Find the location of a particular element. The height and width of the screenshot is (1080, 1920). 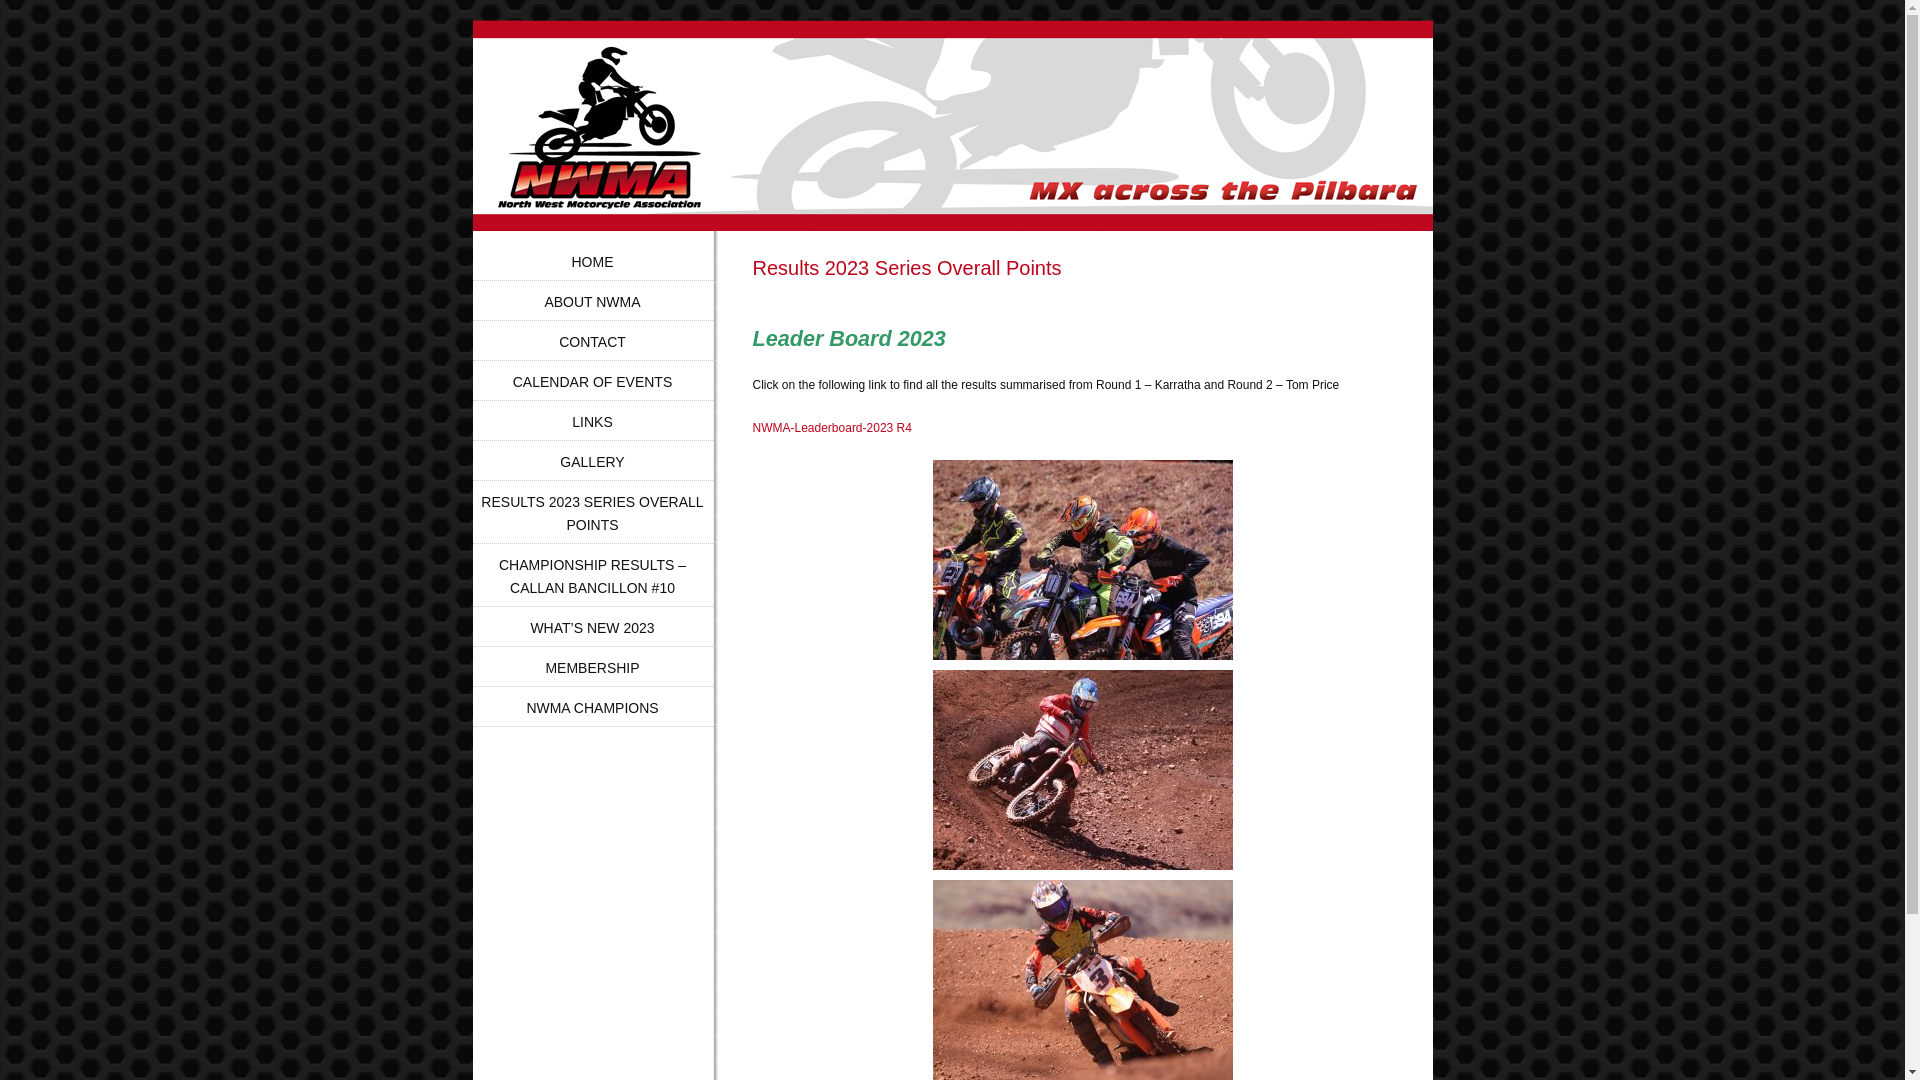

'ABOUT NWMA' is located at coordinates (590, 301).